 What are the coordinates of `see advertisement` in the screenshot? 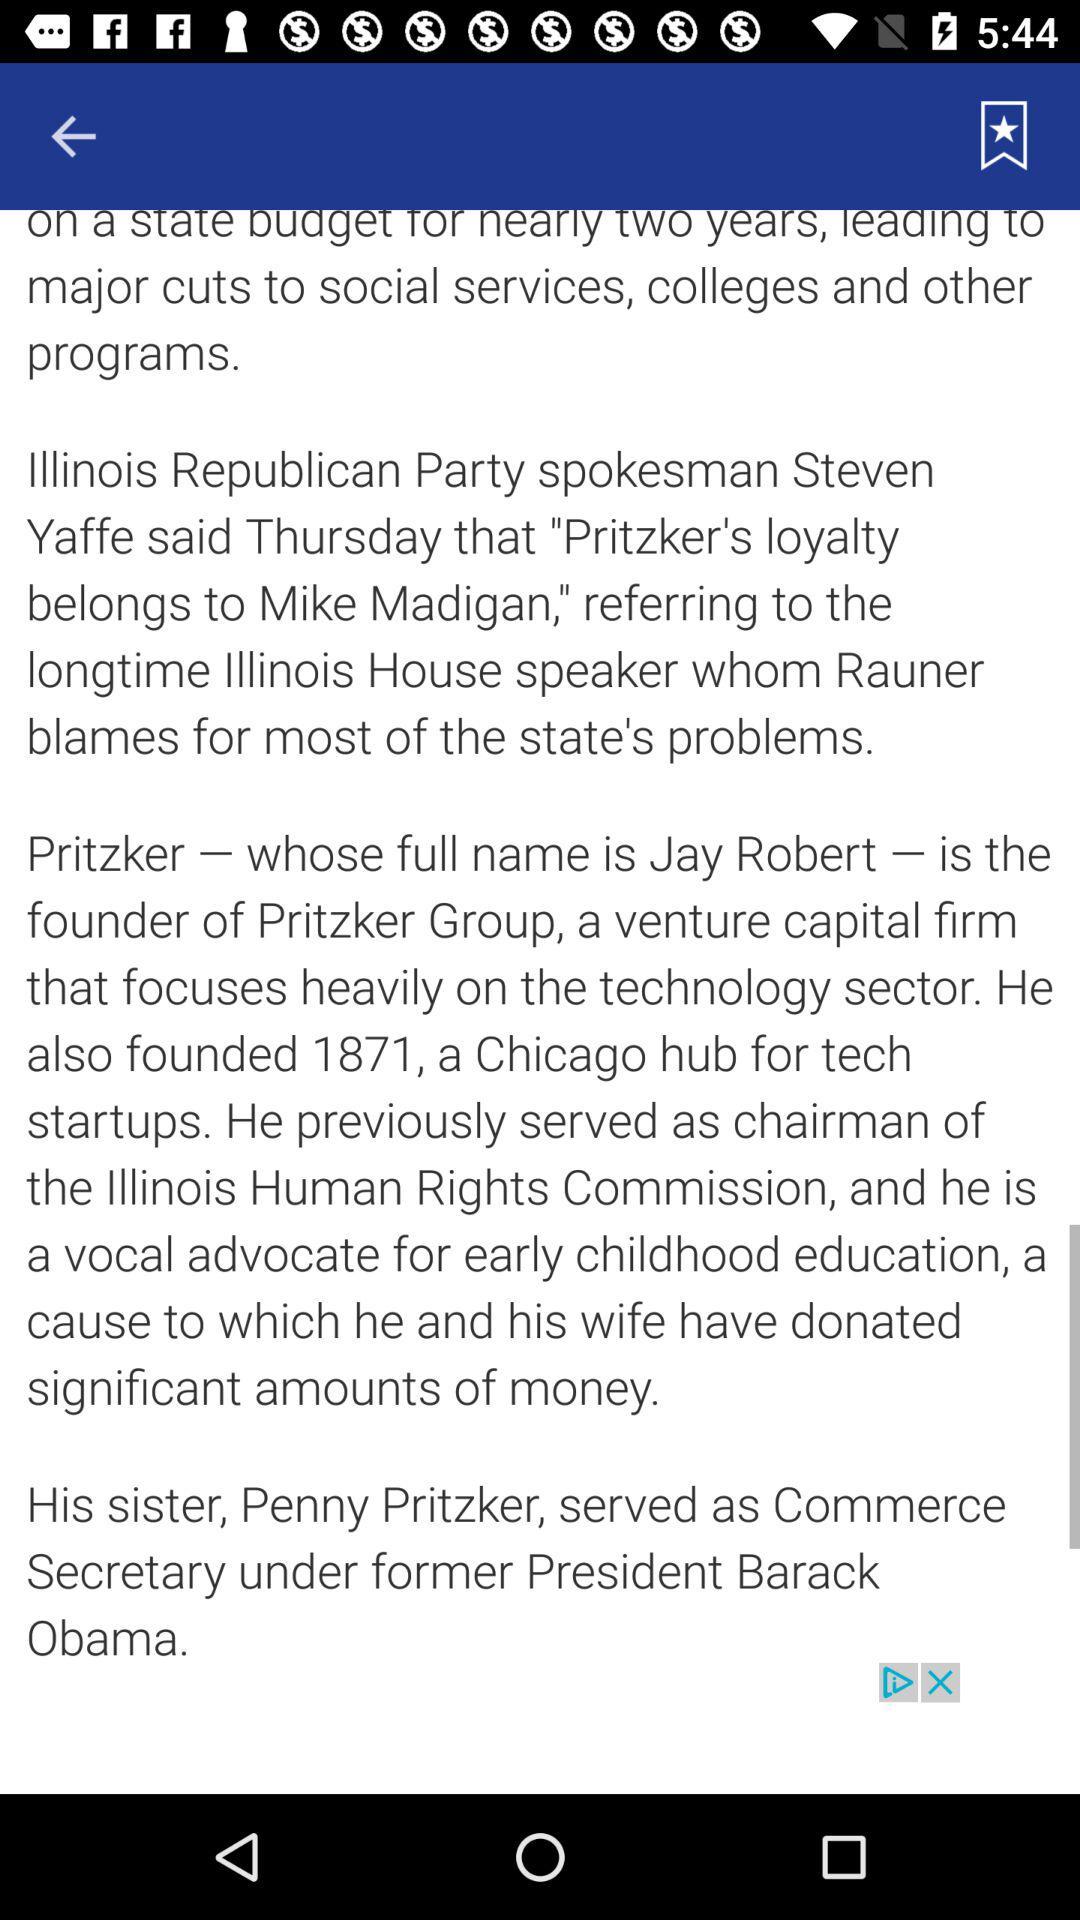 It's located at (540, 1727).